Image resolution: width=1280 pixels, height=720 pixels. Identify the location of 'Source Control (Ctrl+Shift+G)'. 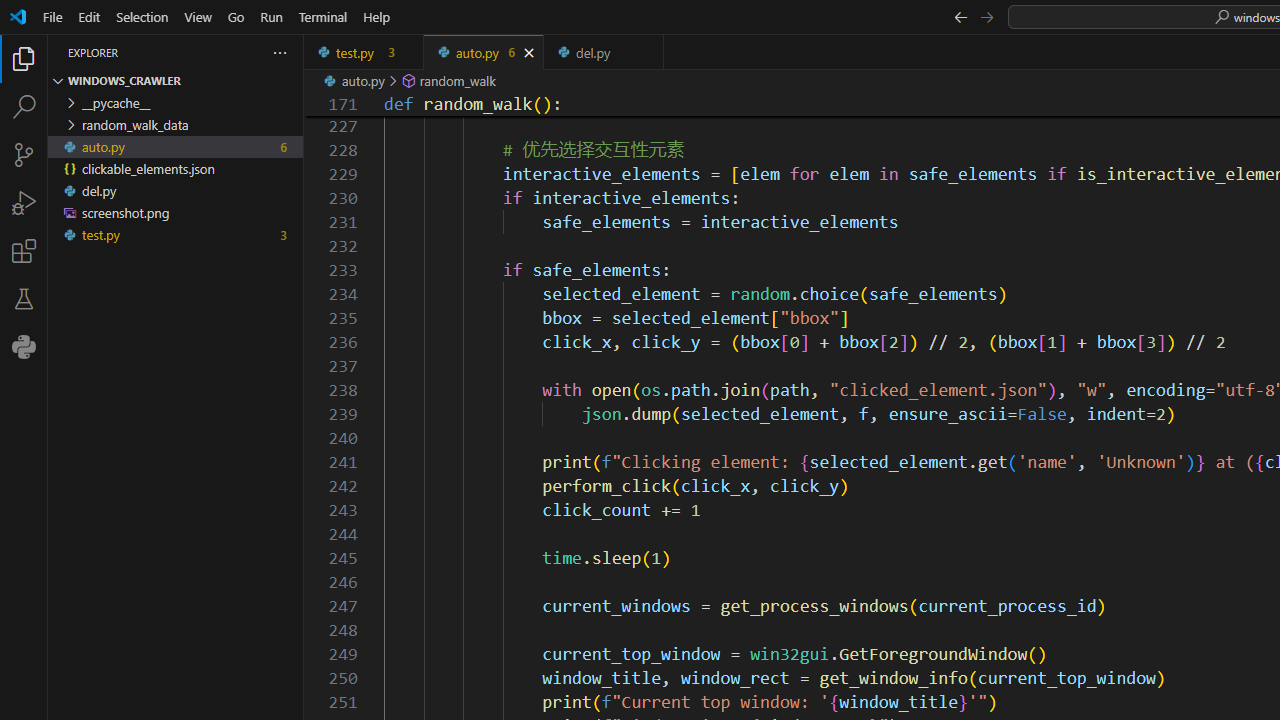
(24, 154).